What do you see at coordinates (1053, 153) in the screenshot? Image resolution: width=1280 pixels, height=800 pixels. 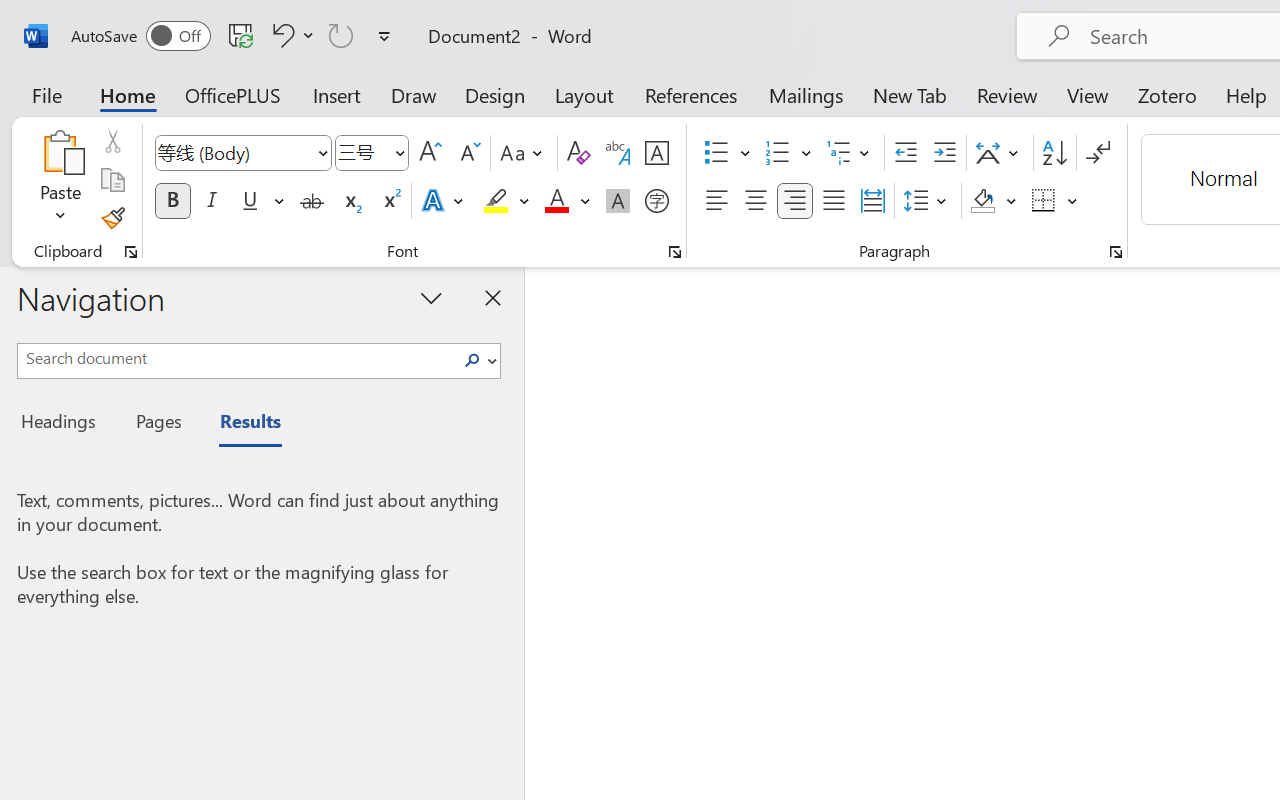 I see `'Sort...'` at bounding box center [1053, 153].